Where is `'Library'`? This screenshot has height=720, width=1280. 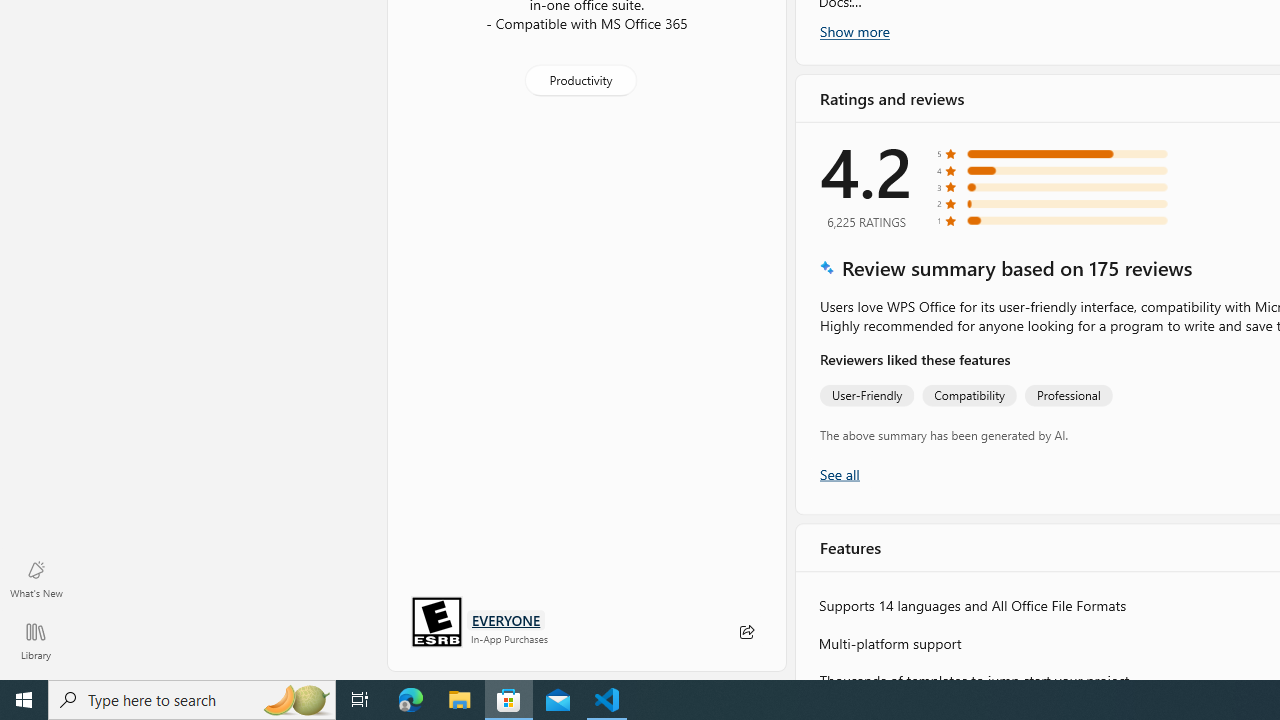 'Library' is located at coordinates (35, 640).